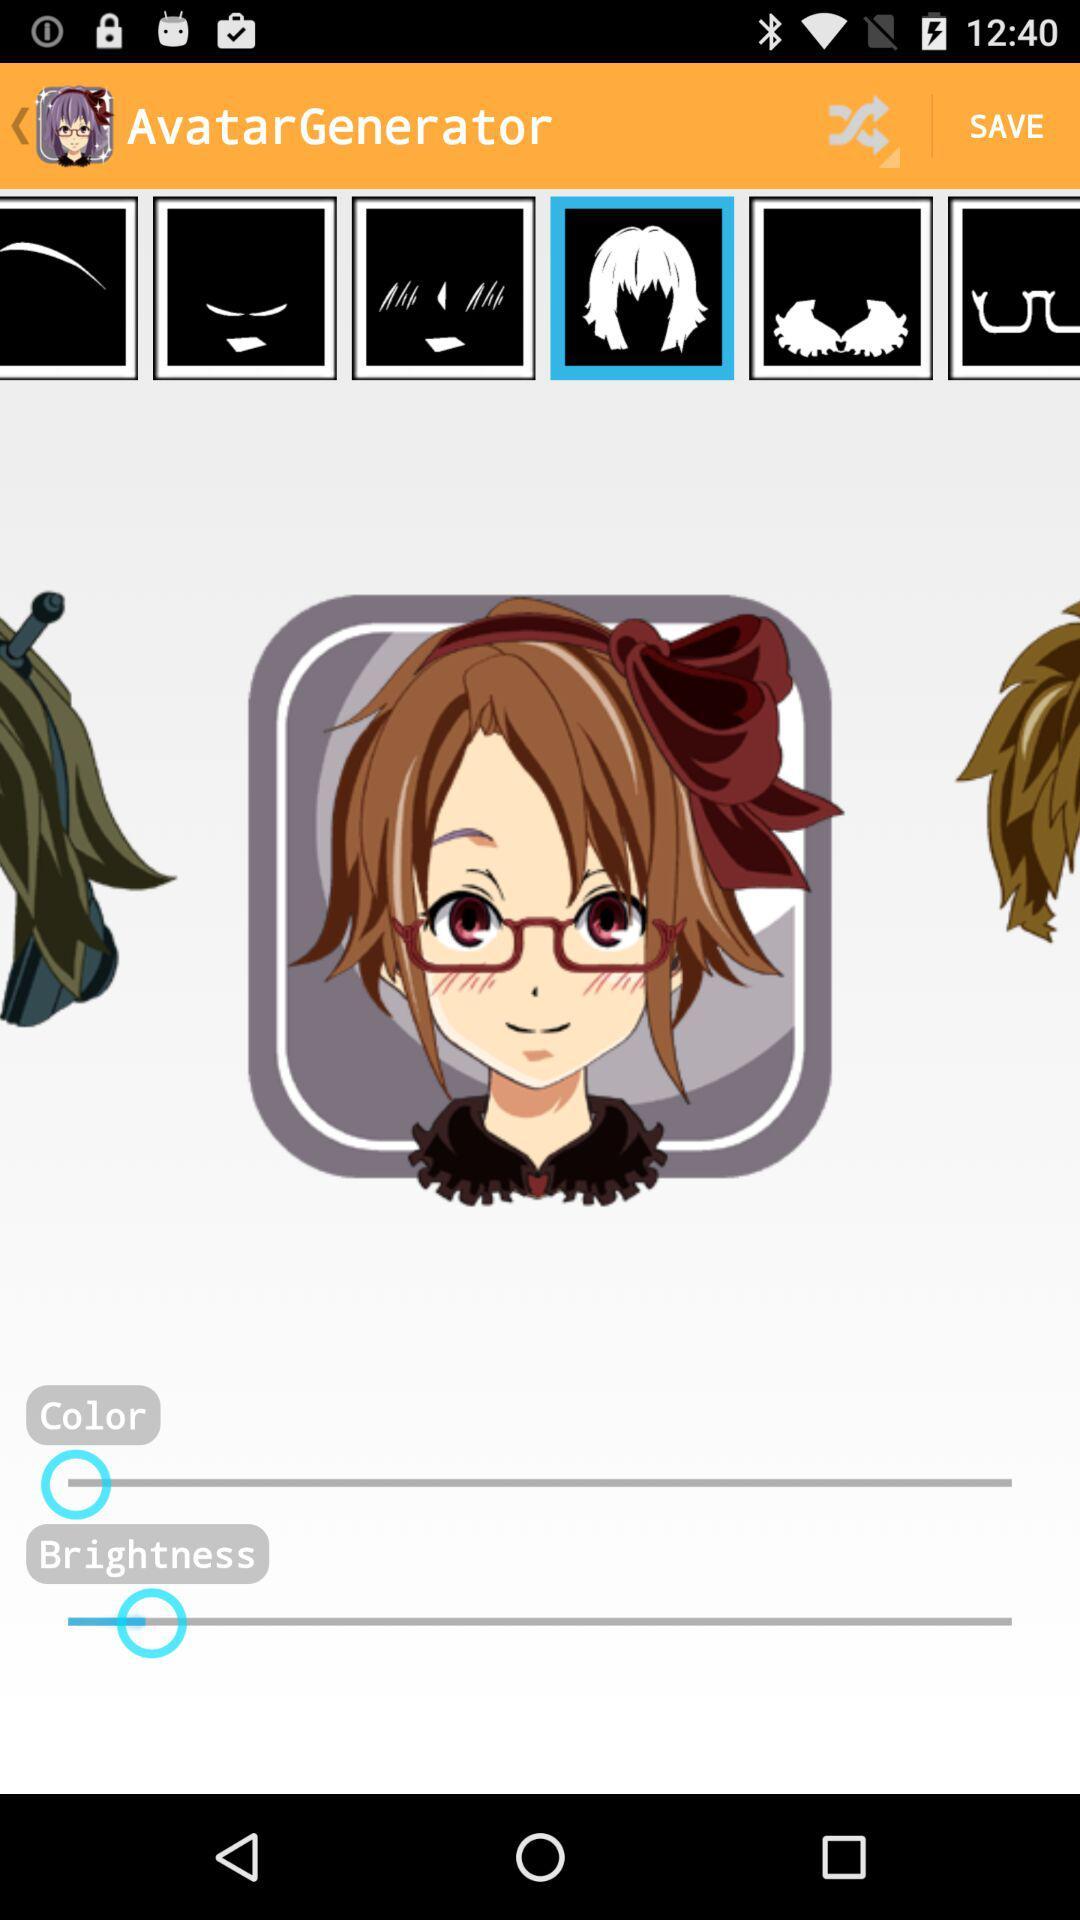 The width and height of the screenshot is (1080, 1920). I want to click on apply this expression to avatar, so click(243, 287).